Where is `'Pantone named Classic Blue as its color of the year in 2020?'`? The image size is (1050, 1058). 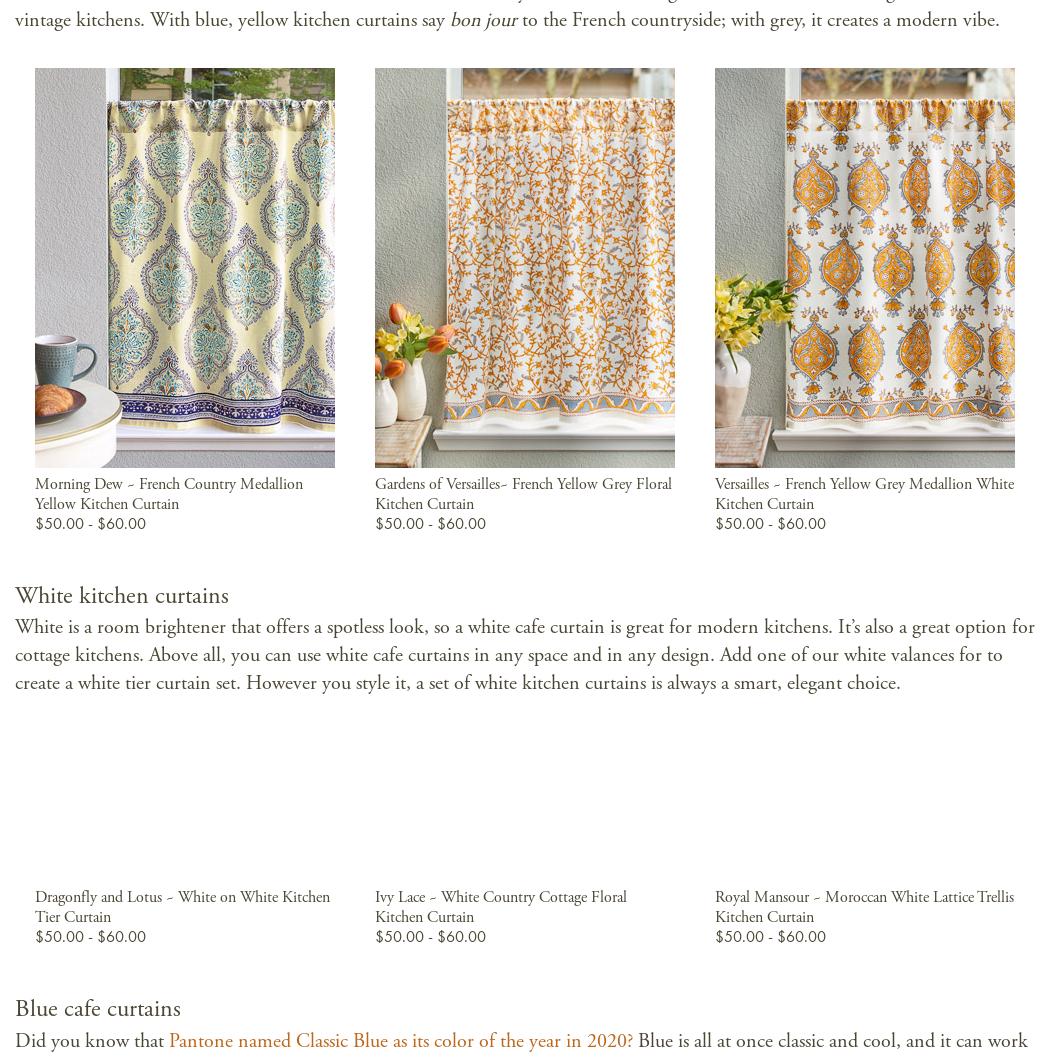
'Pantone named Classic Blue as its color of the year in 2020?' is located at coordinates (400, 1040).